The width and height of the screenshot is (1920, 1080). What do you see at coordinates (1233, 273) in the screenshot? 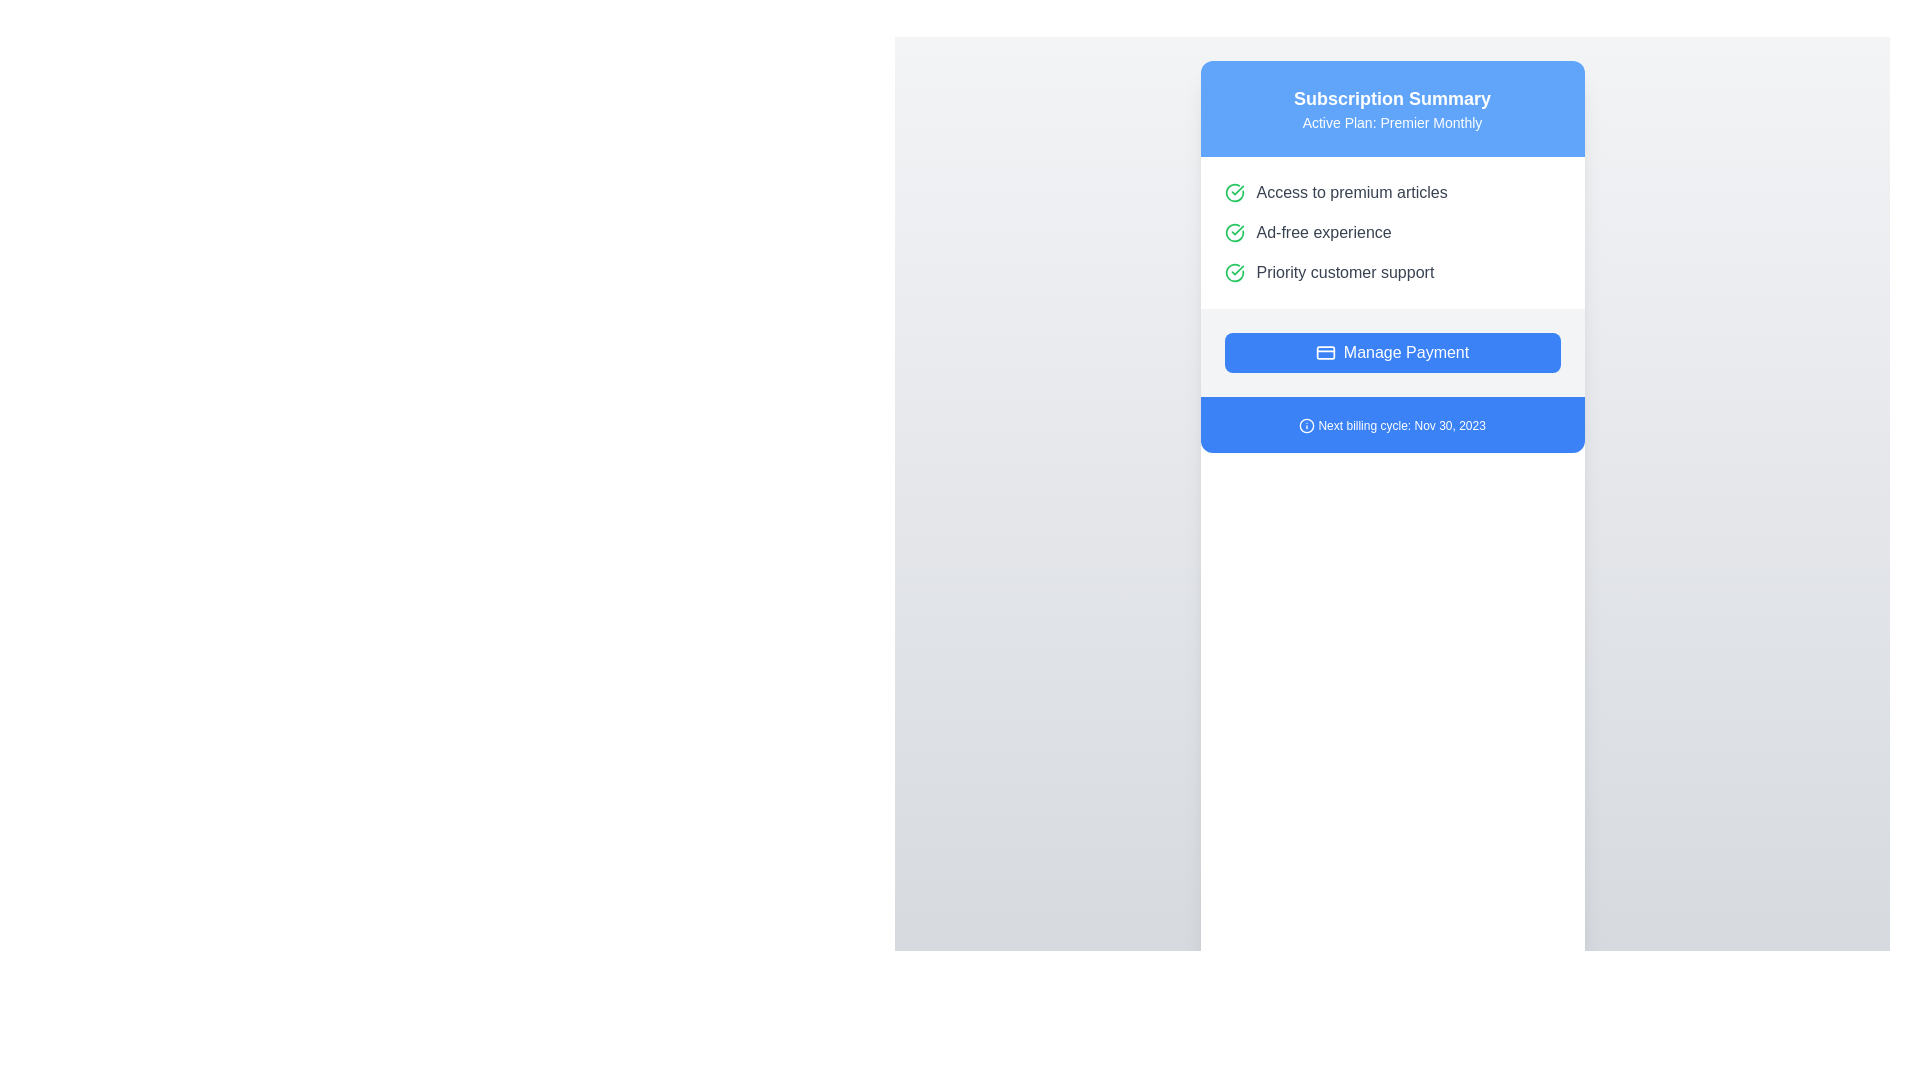
I see `the green circular icon with a check mark located next to the text 'Priority customer support' in the subscription summary card's third item` at bounding box center [1233, 273].